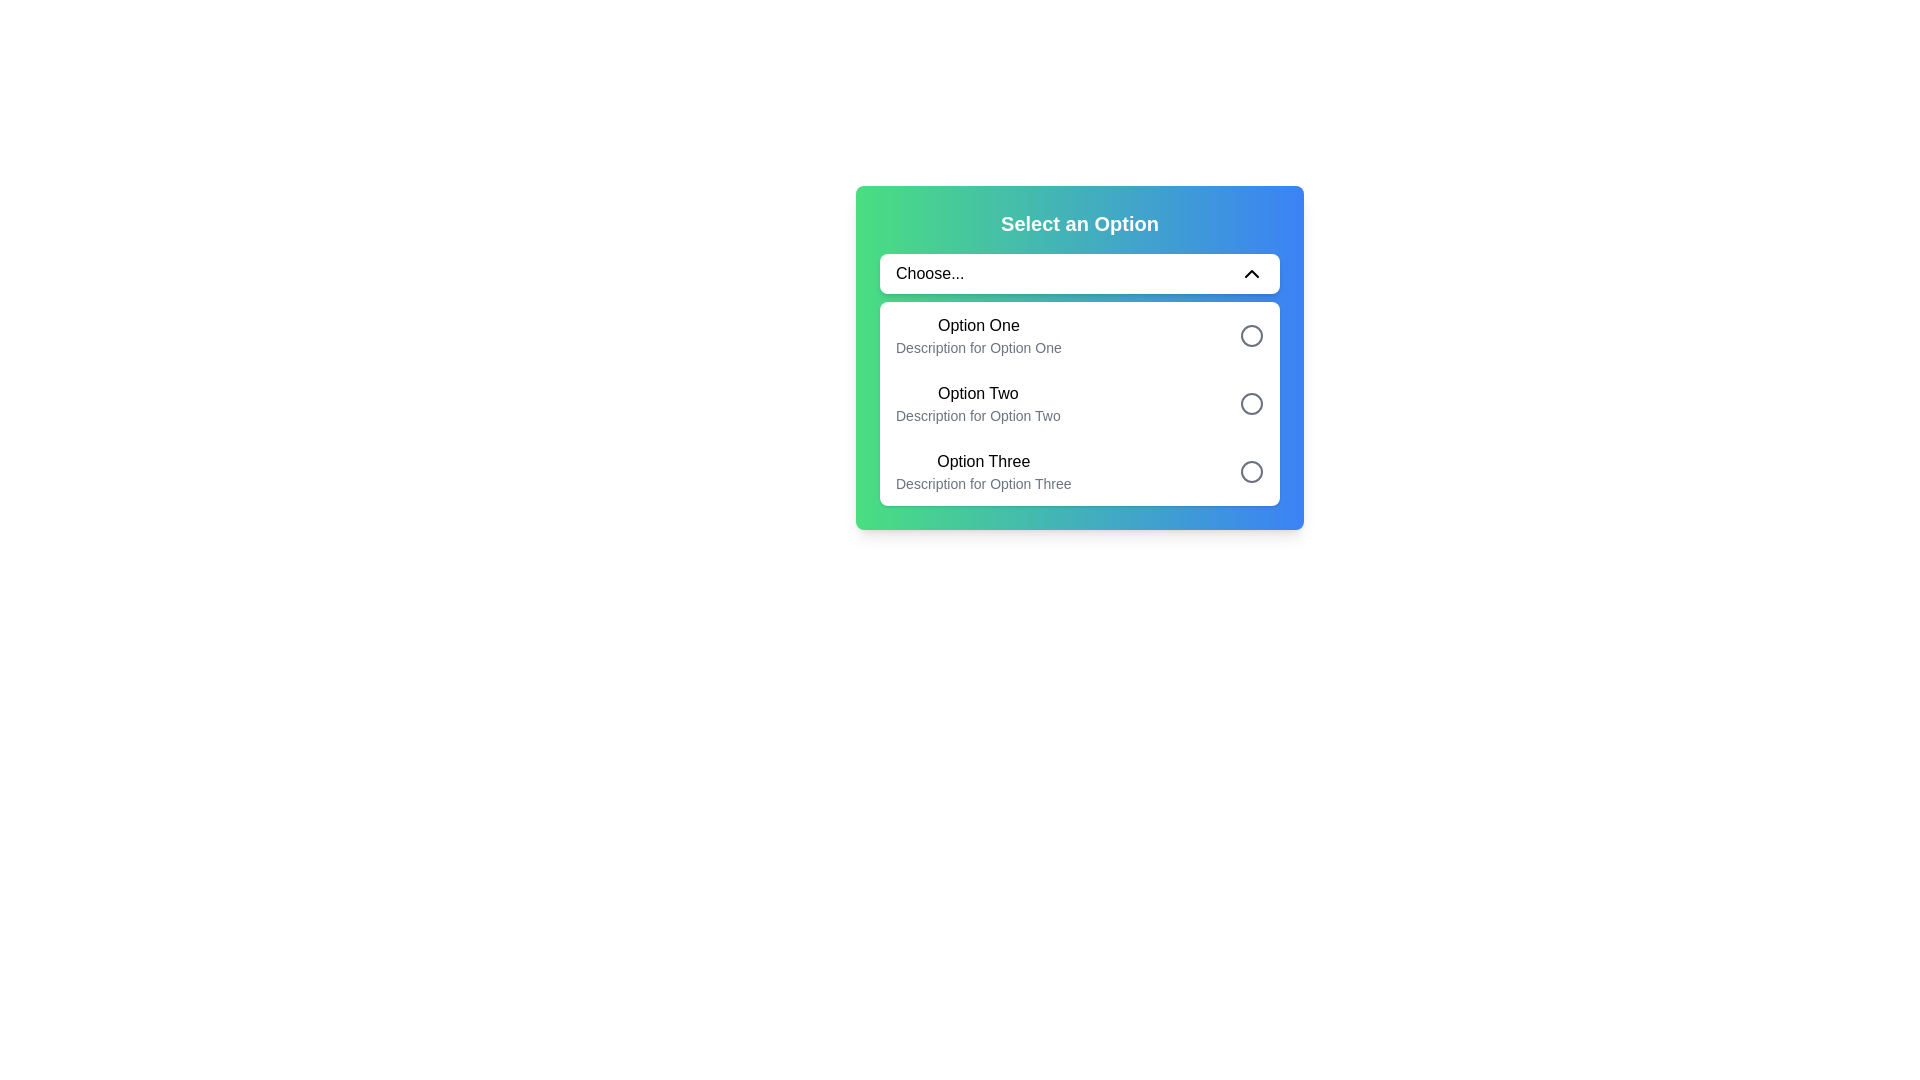  I want to click on the inner circle of the radio button adjacent to 'Option Two', so click(1251, 404).